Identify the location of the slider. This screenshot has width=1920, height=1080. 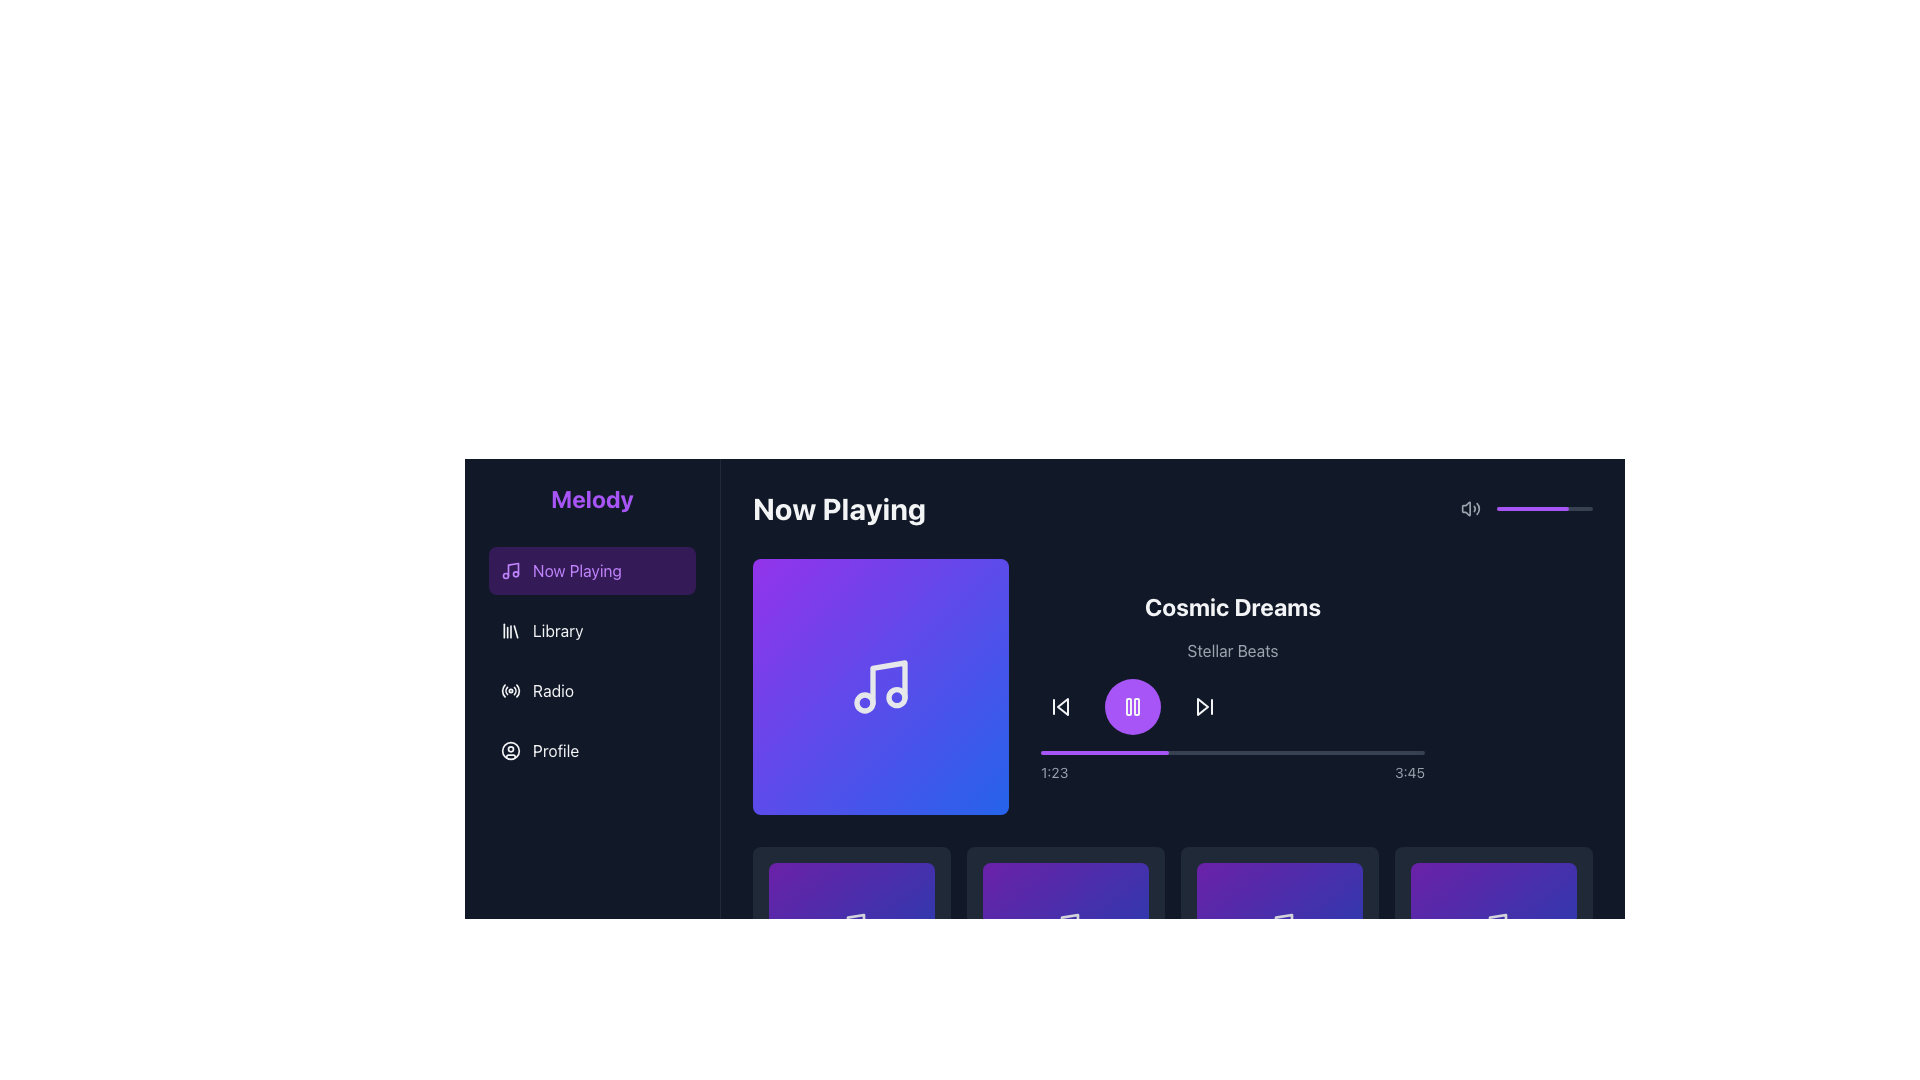
(1576, 508).